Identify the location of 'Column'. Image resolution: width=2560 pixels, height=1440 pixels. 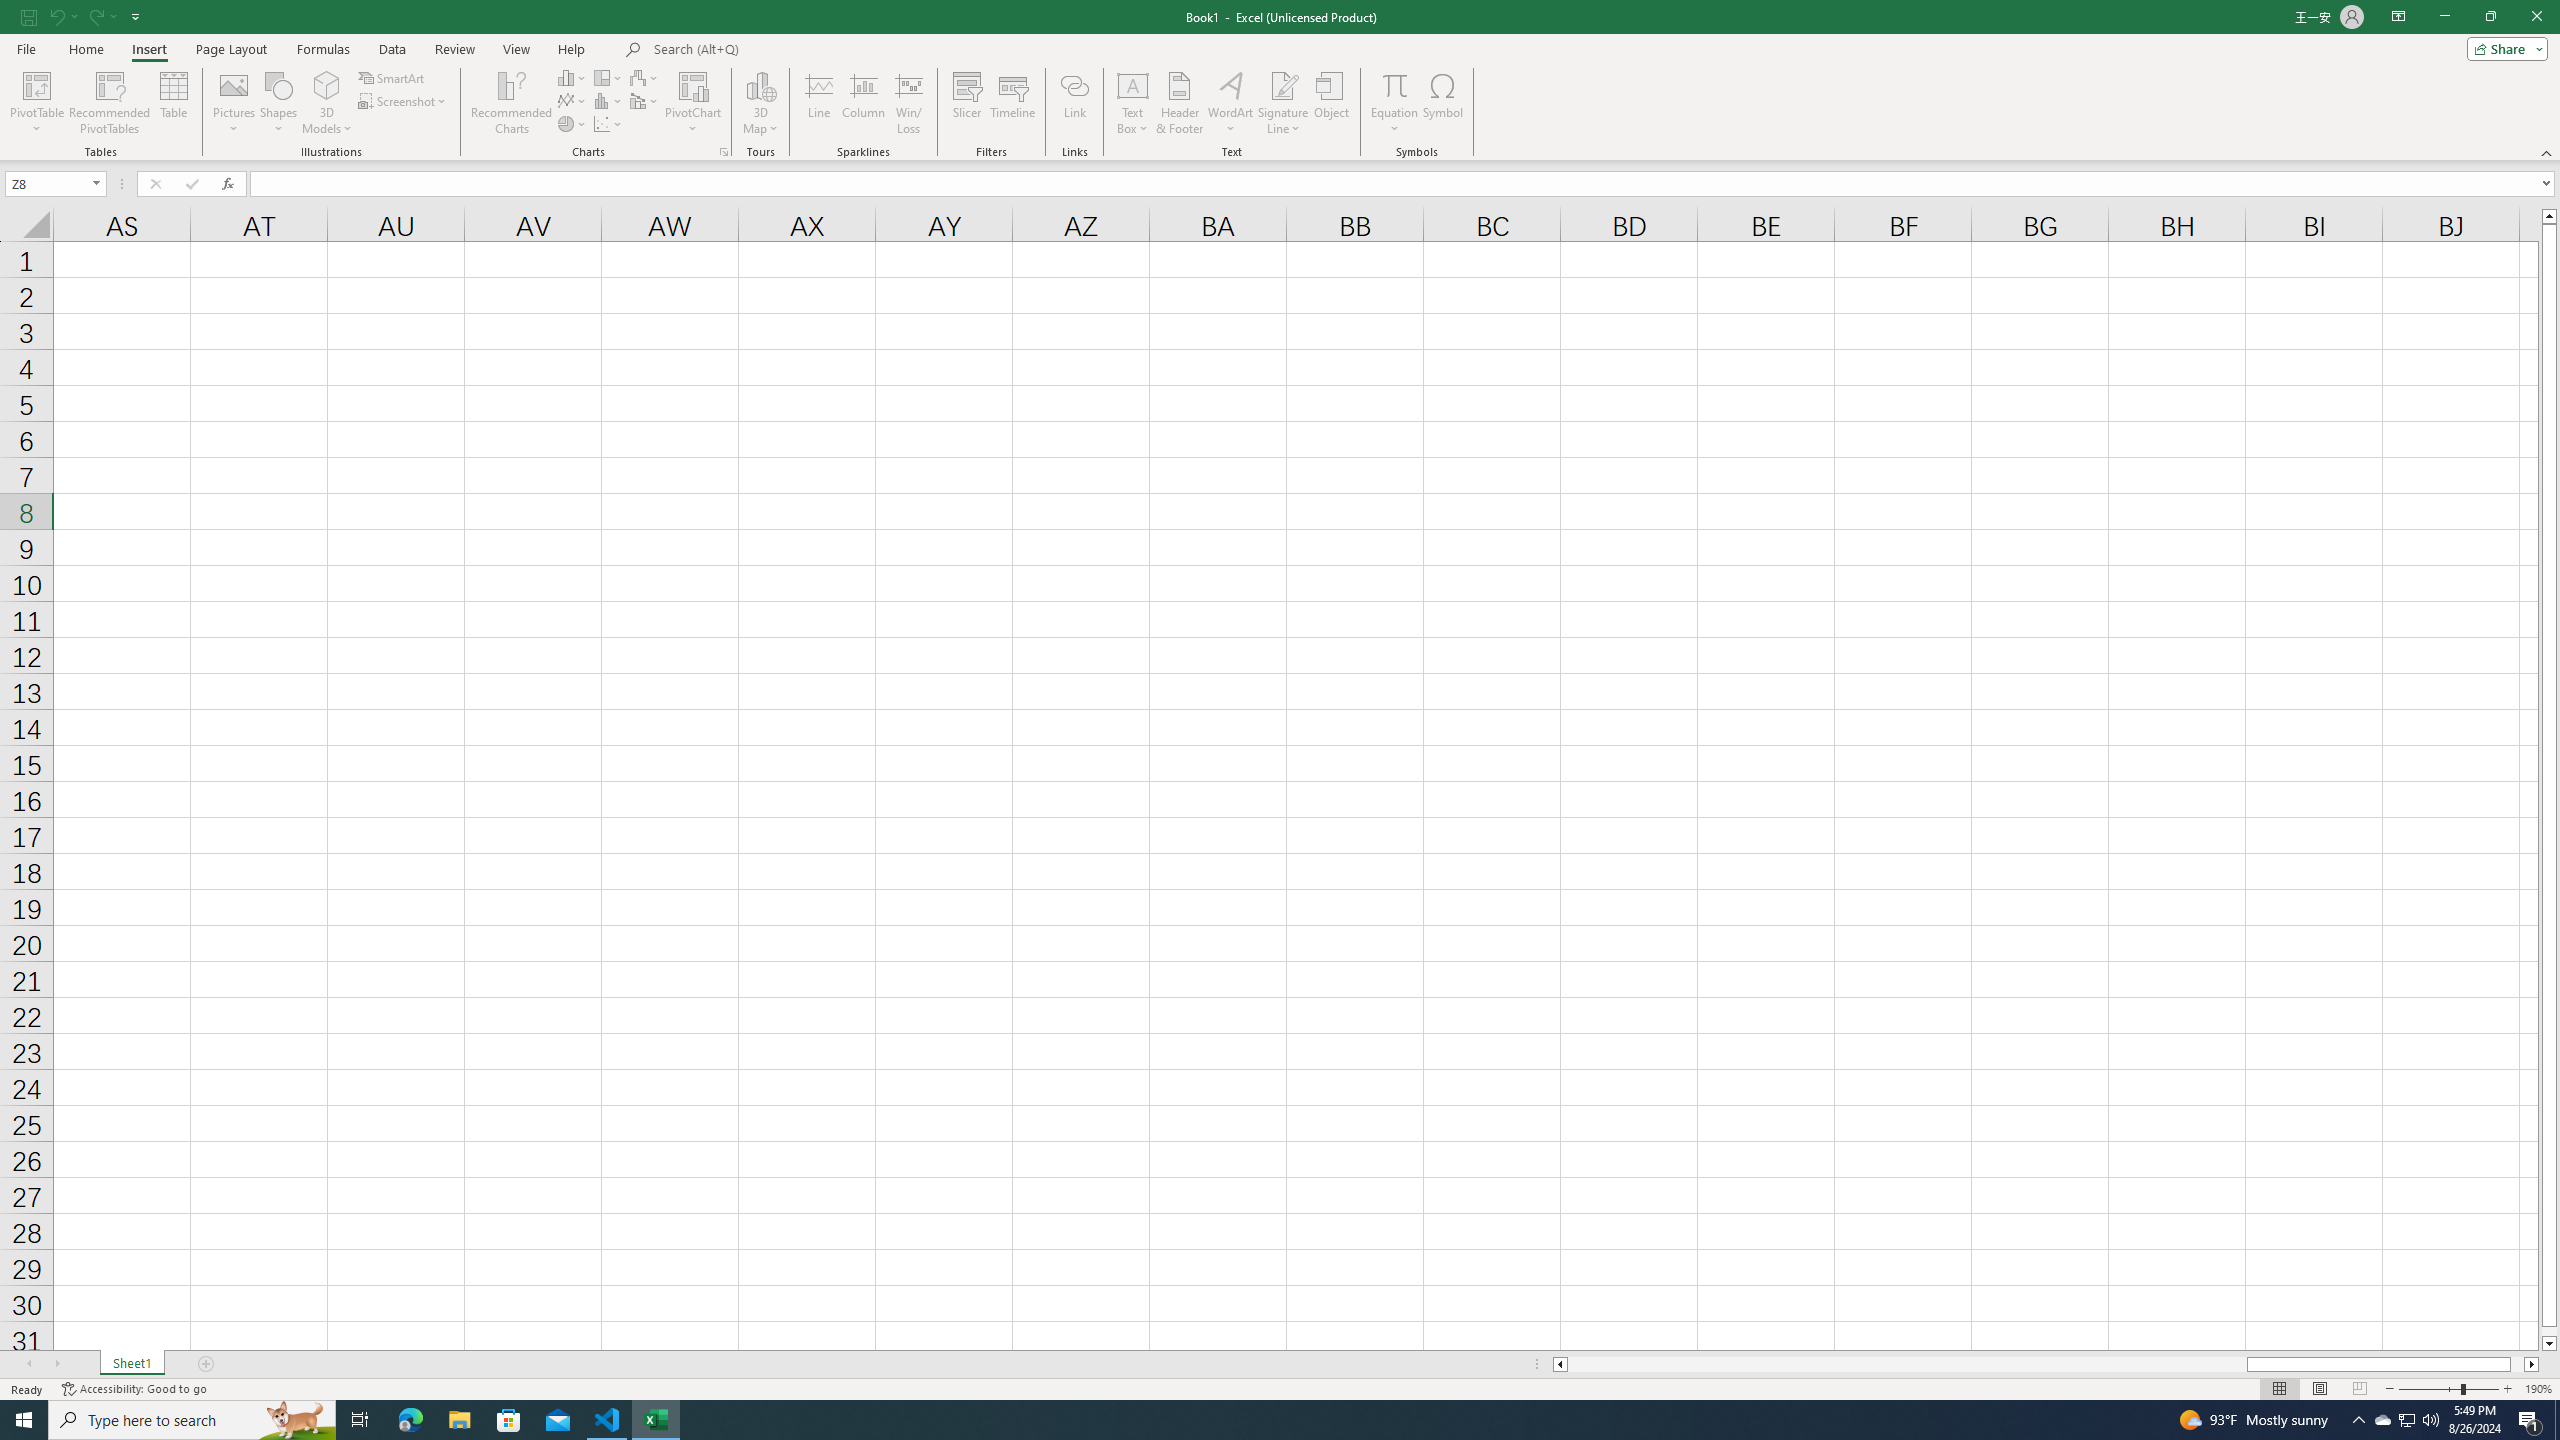
(864, 103).